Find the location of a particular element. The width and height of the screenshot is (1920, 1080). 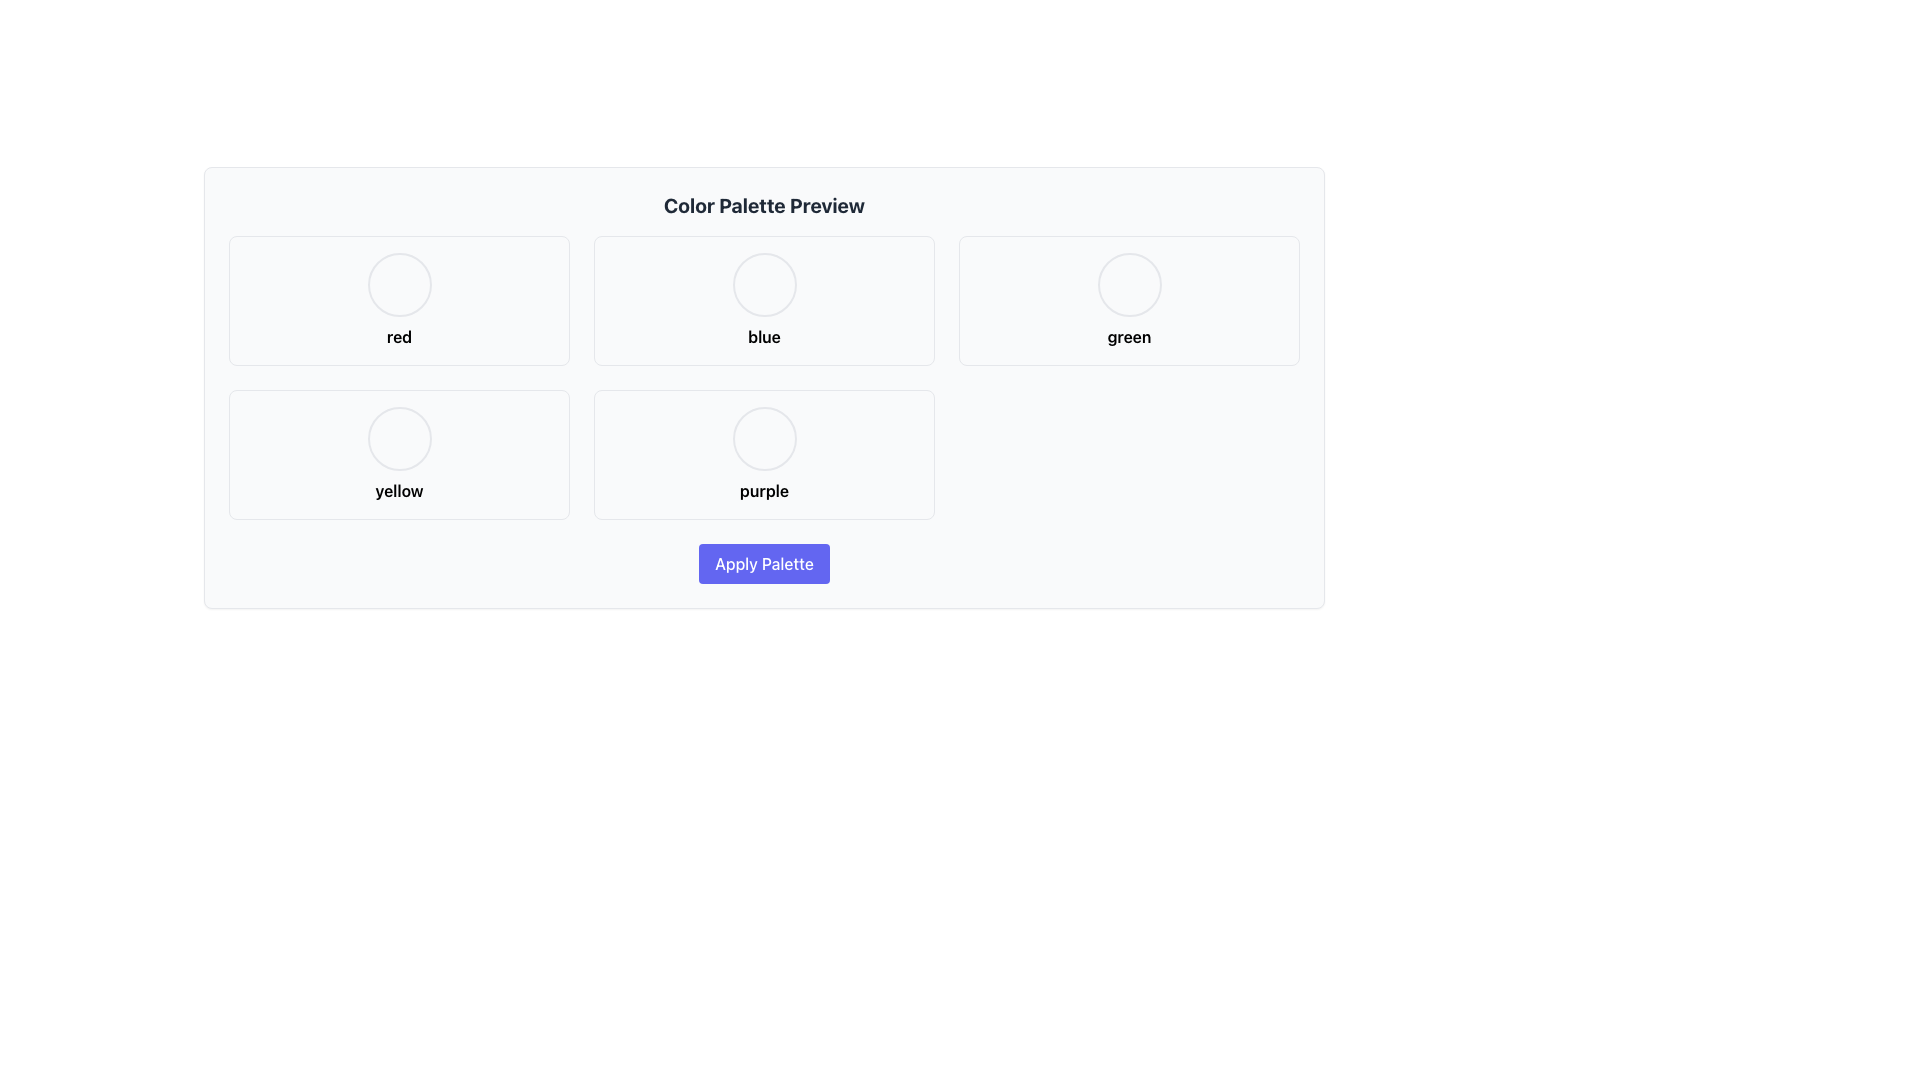

the yellow clickable card located in the second row, first column of the grid layout, which visually represents a color selection in the color palette is located at coordinates (399, 455).